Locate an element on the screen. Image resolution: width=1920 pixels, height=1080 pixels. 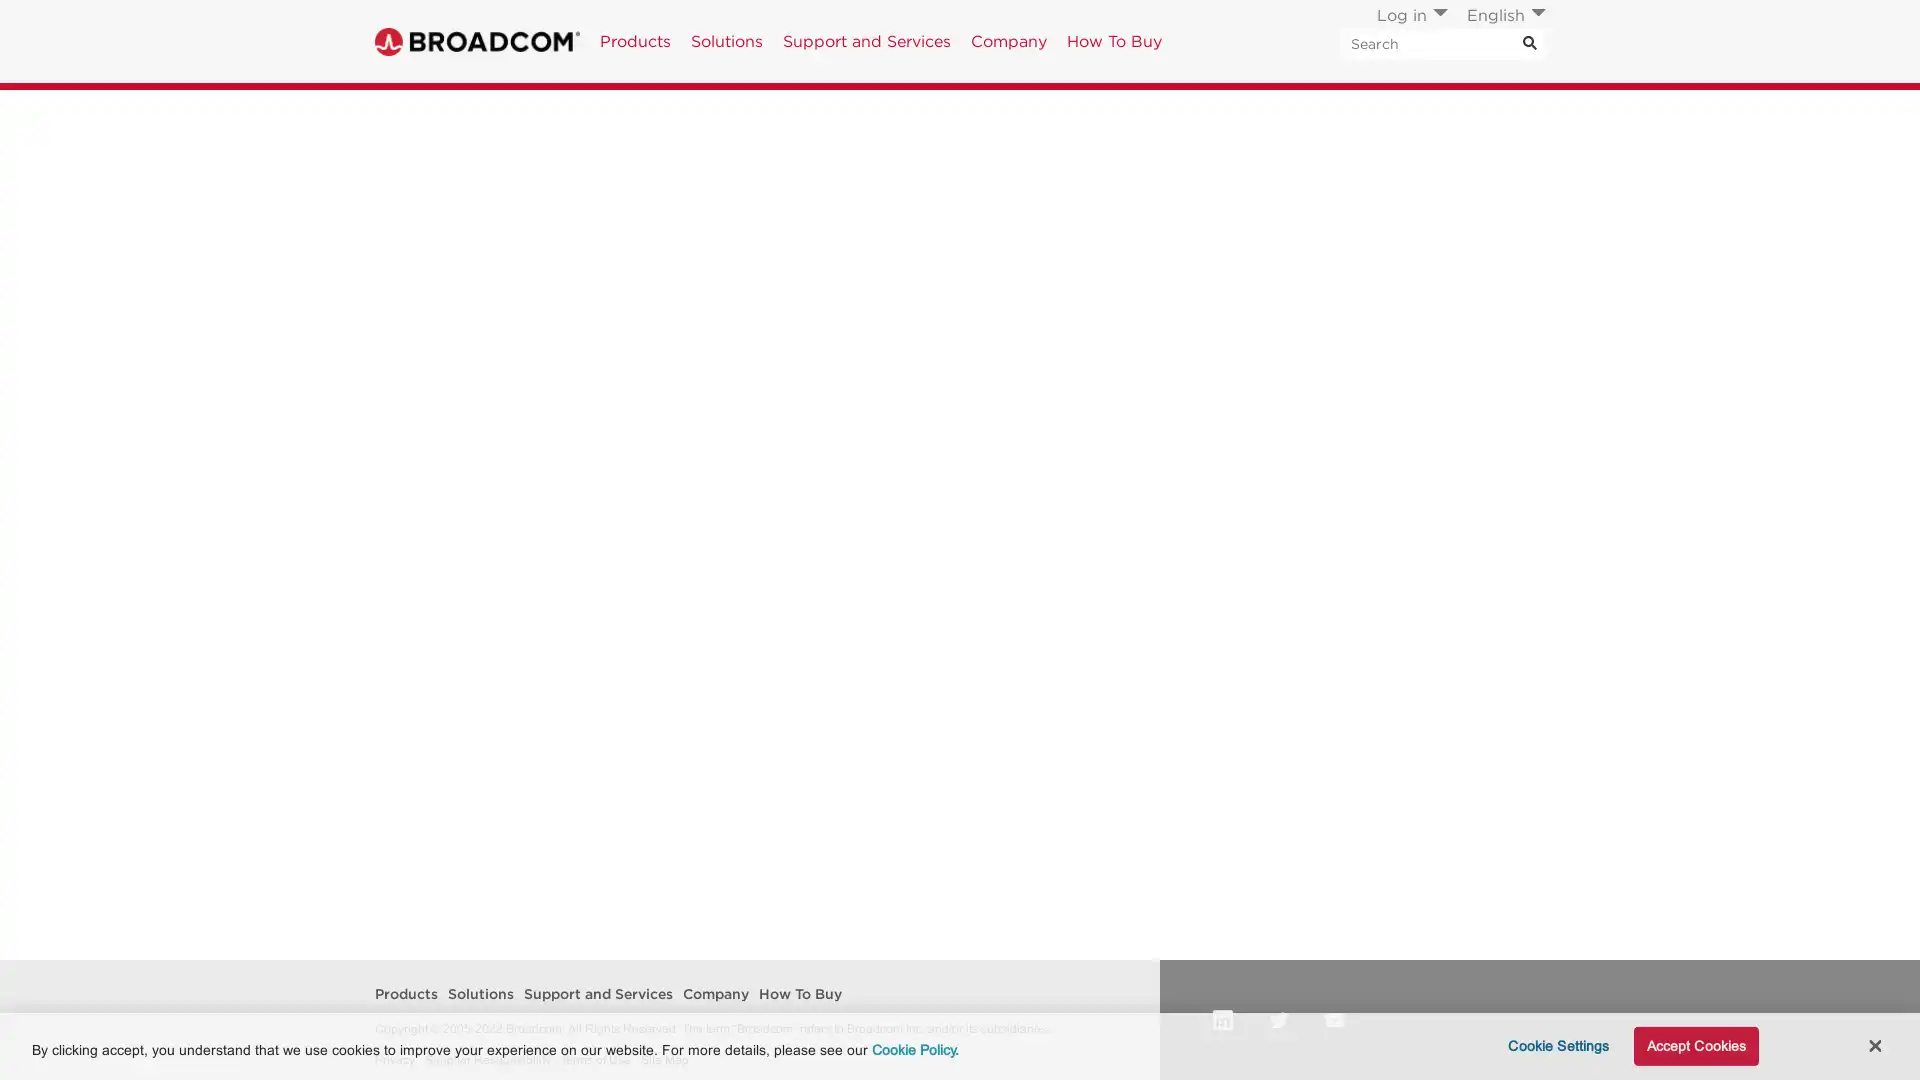
Support and Services is located at coordinates (867, 41).